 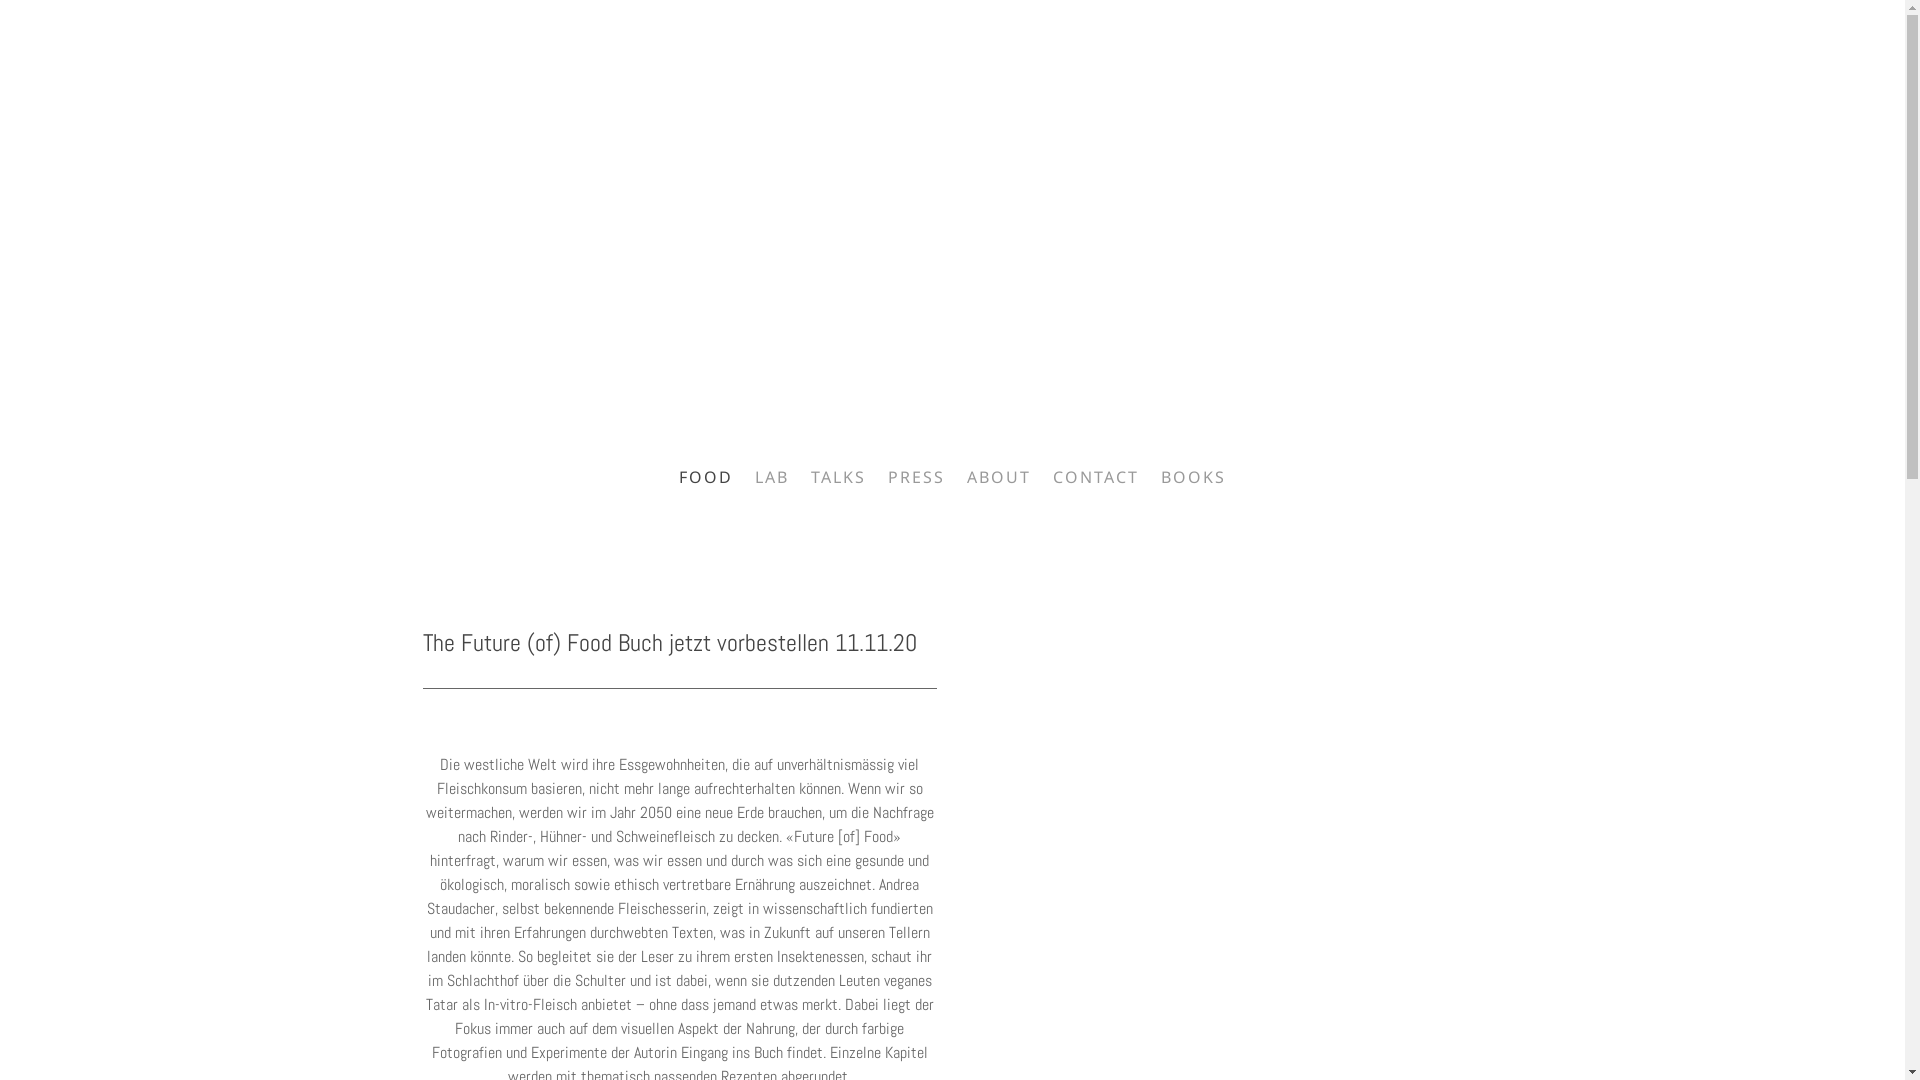 What do you see at coordinates (771, 477) in the screenshot?
I see `'LAB'` at bounding box center [771, 477].